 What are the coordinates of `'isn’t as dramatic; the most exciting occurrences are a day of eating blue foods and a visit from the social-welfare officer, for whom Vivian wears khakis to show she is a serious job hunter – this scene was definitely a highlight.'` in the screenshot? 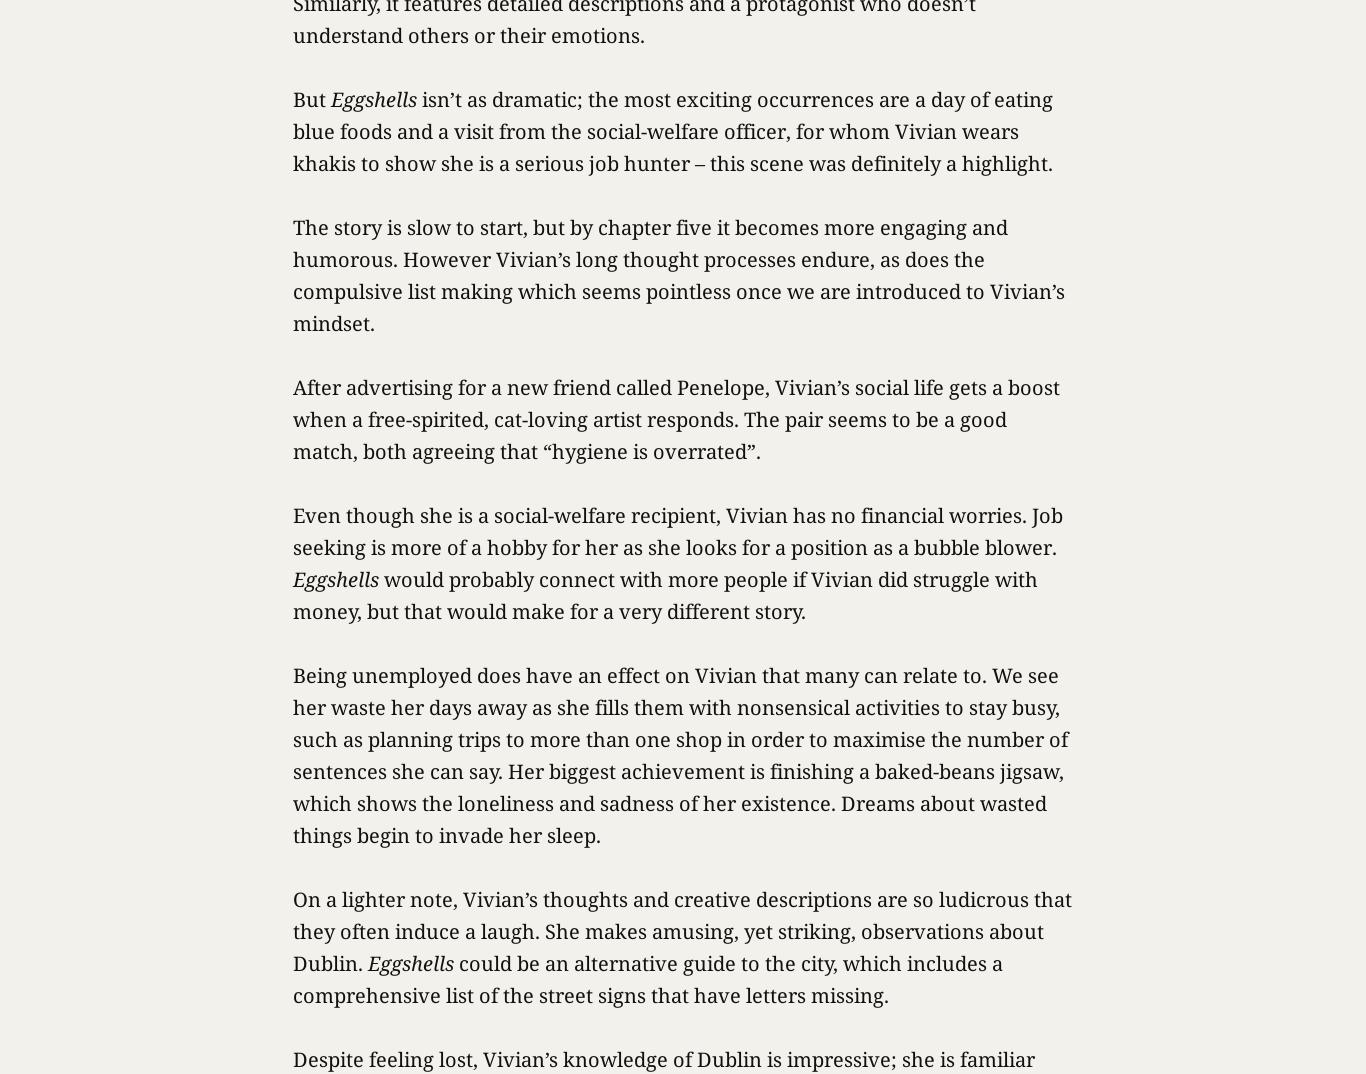 It's located at (672, 130).